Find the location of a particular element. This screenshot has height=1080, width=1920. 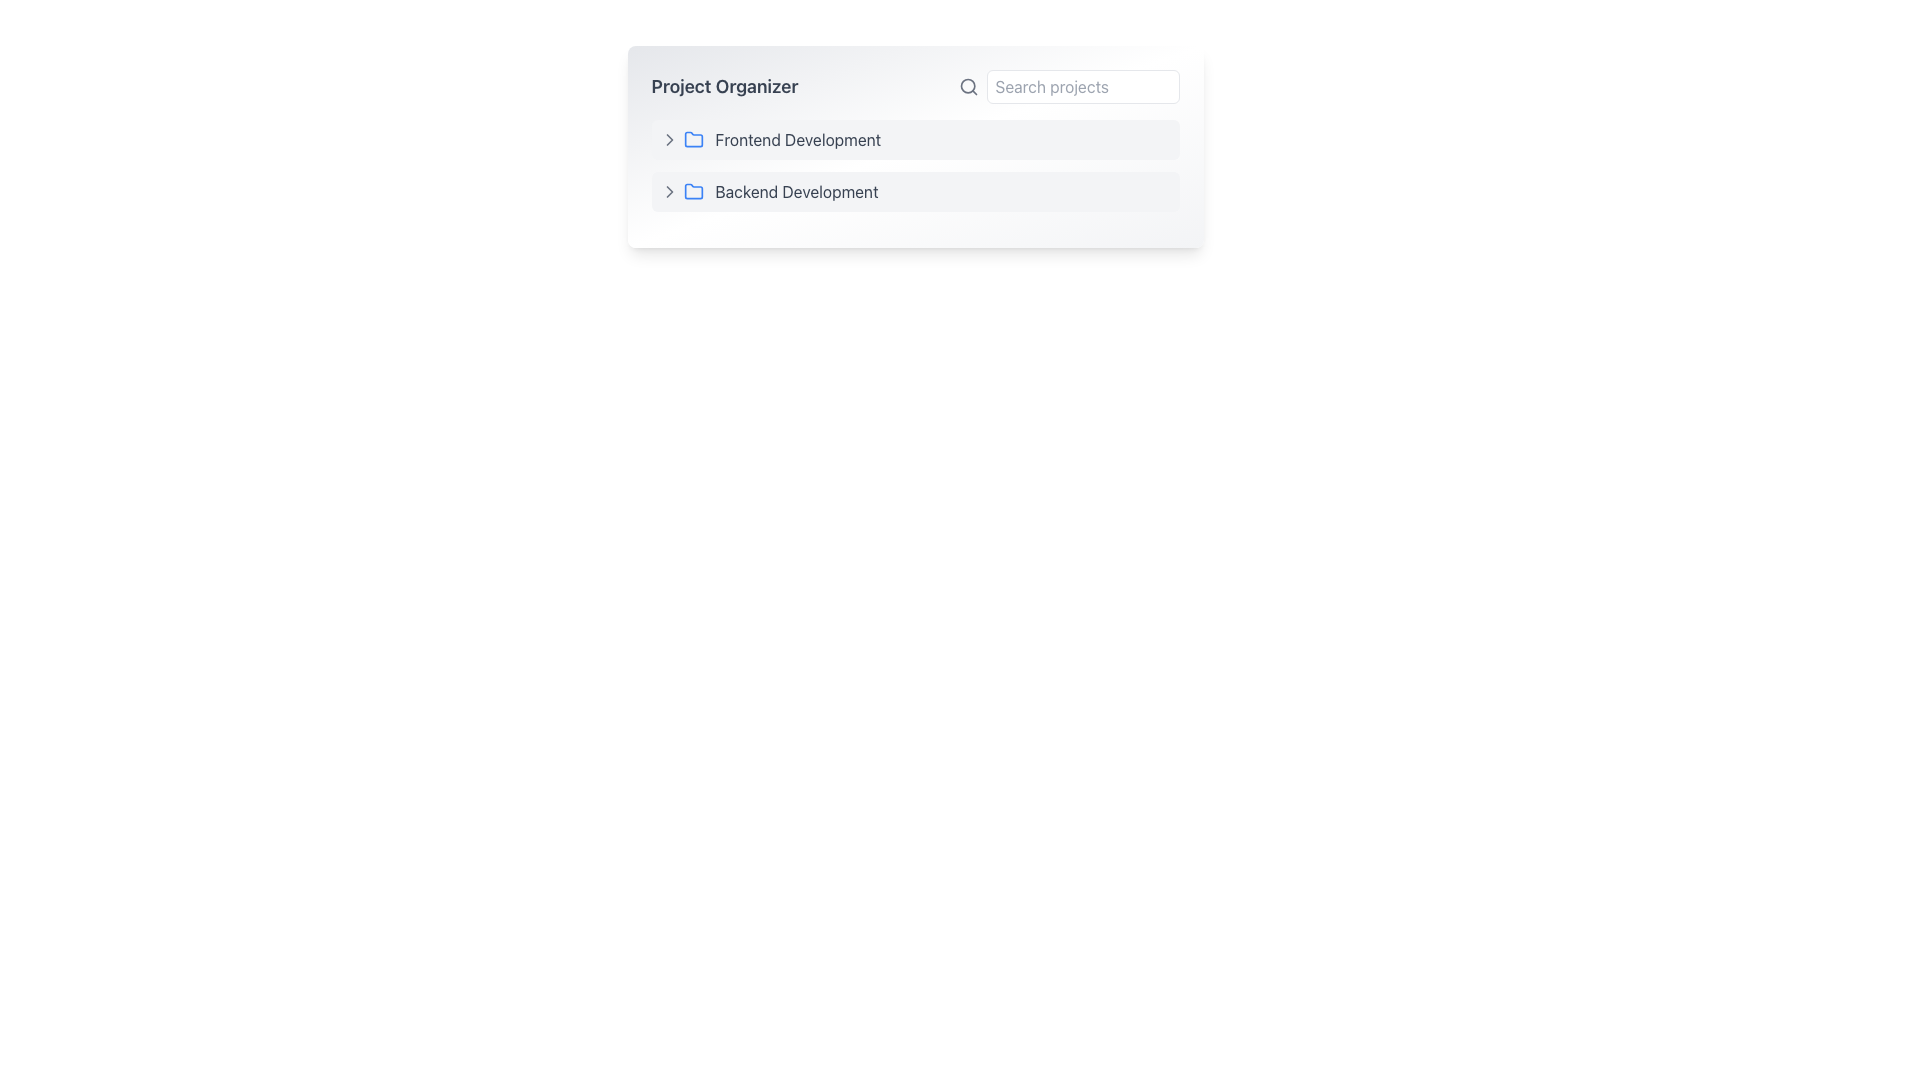

the 'Frontend Development' text label in the 'Project Organizer' section, which is styled with a gray font color and has a slight margin to the left is located at coordinates (797, 138).